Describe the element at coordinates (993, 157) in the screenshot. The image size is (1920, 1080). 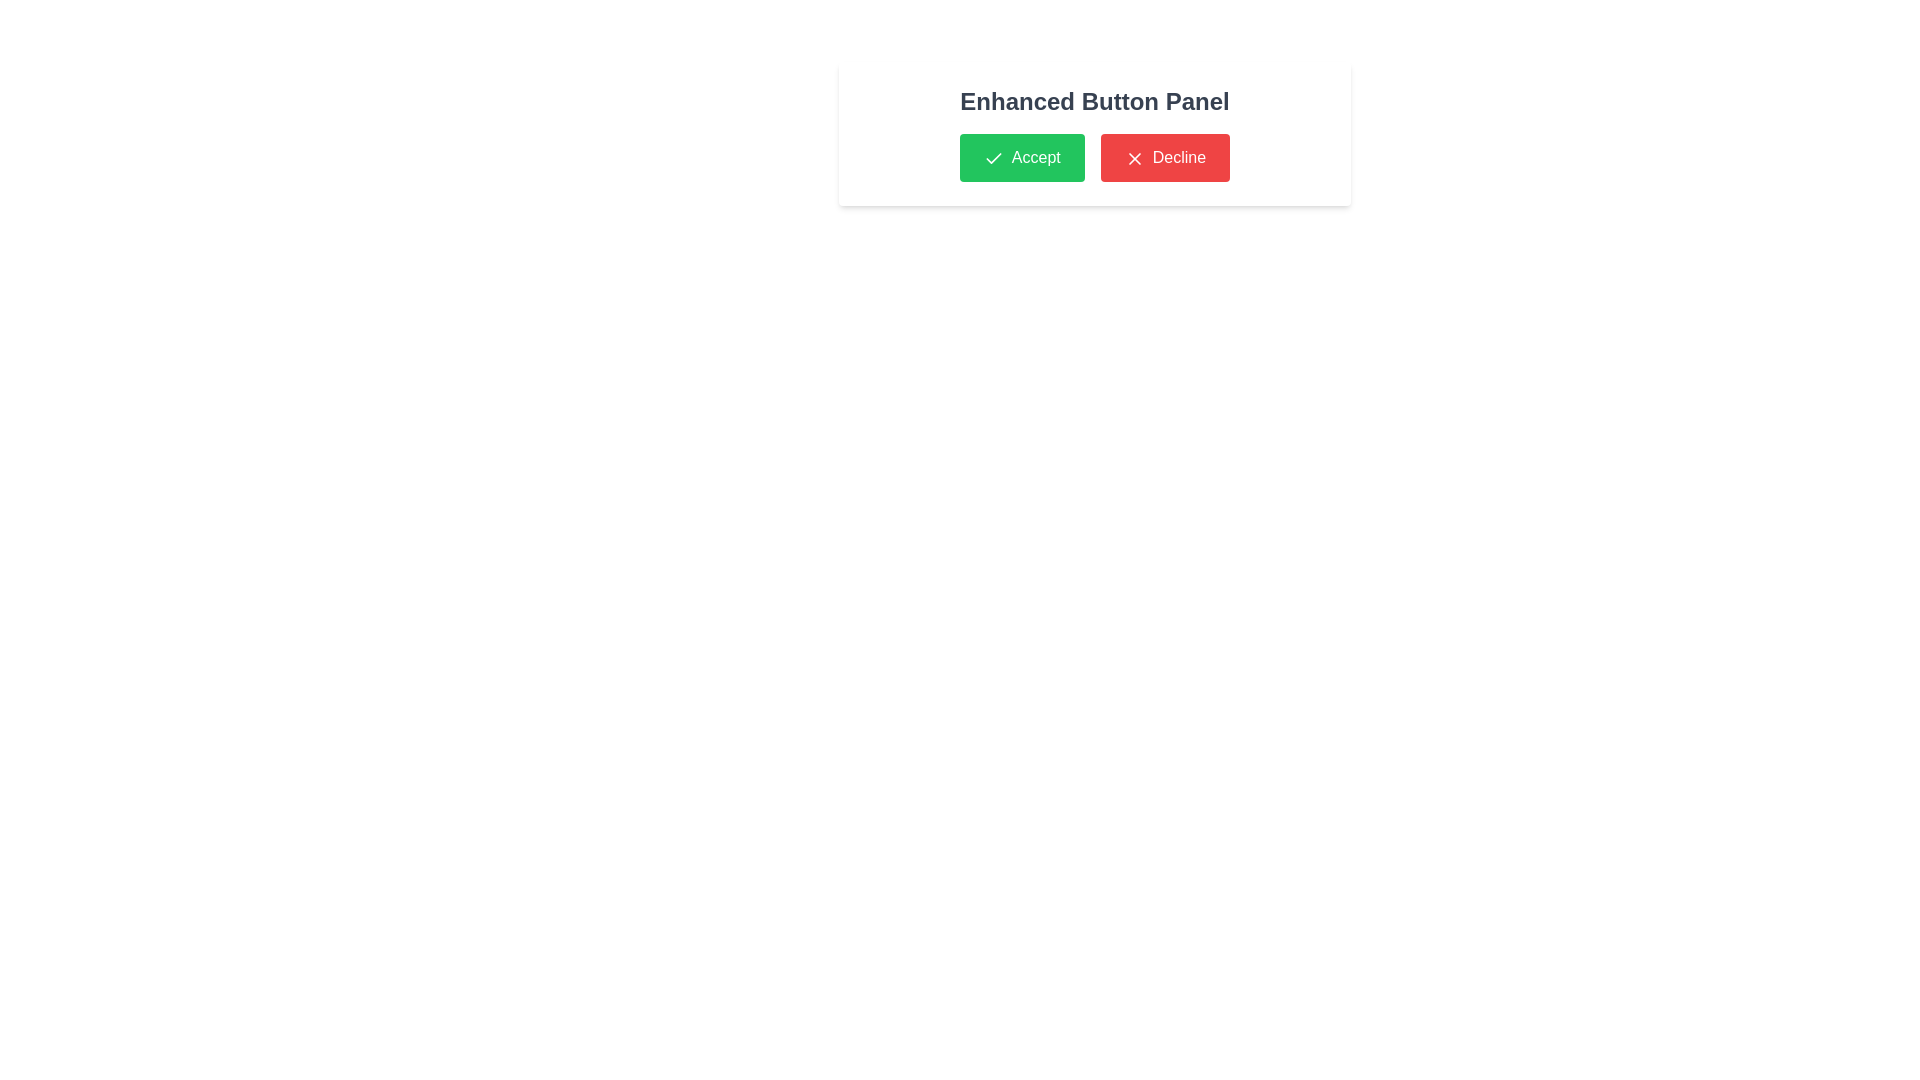
I see `small checkmark icon located within the green 'Accept' button, which is positioned to the left of the text 'Accept'` at that location.